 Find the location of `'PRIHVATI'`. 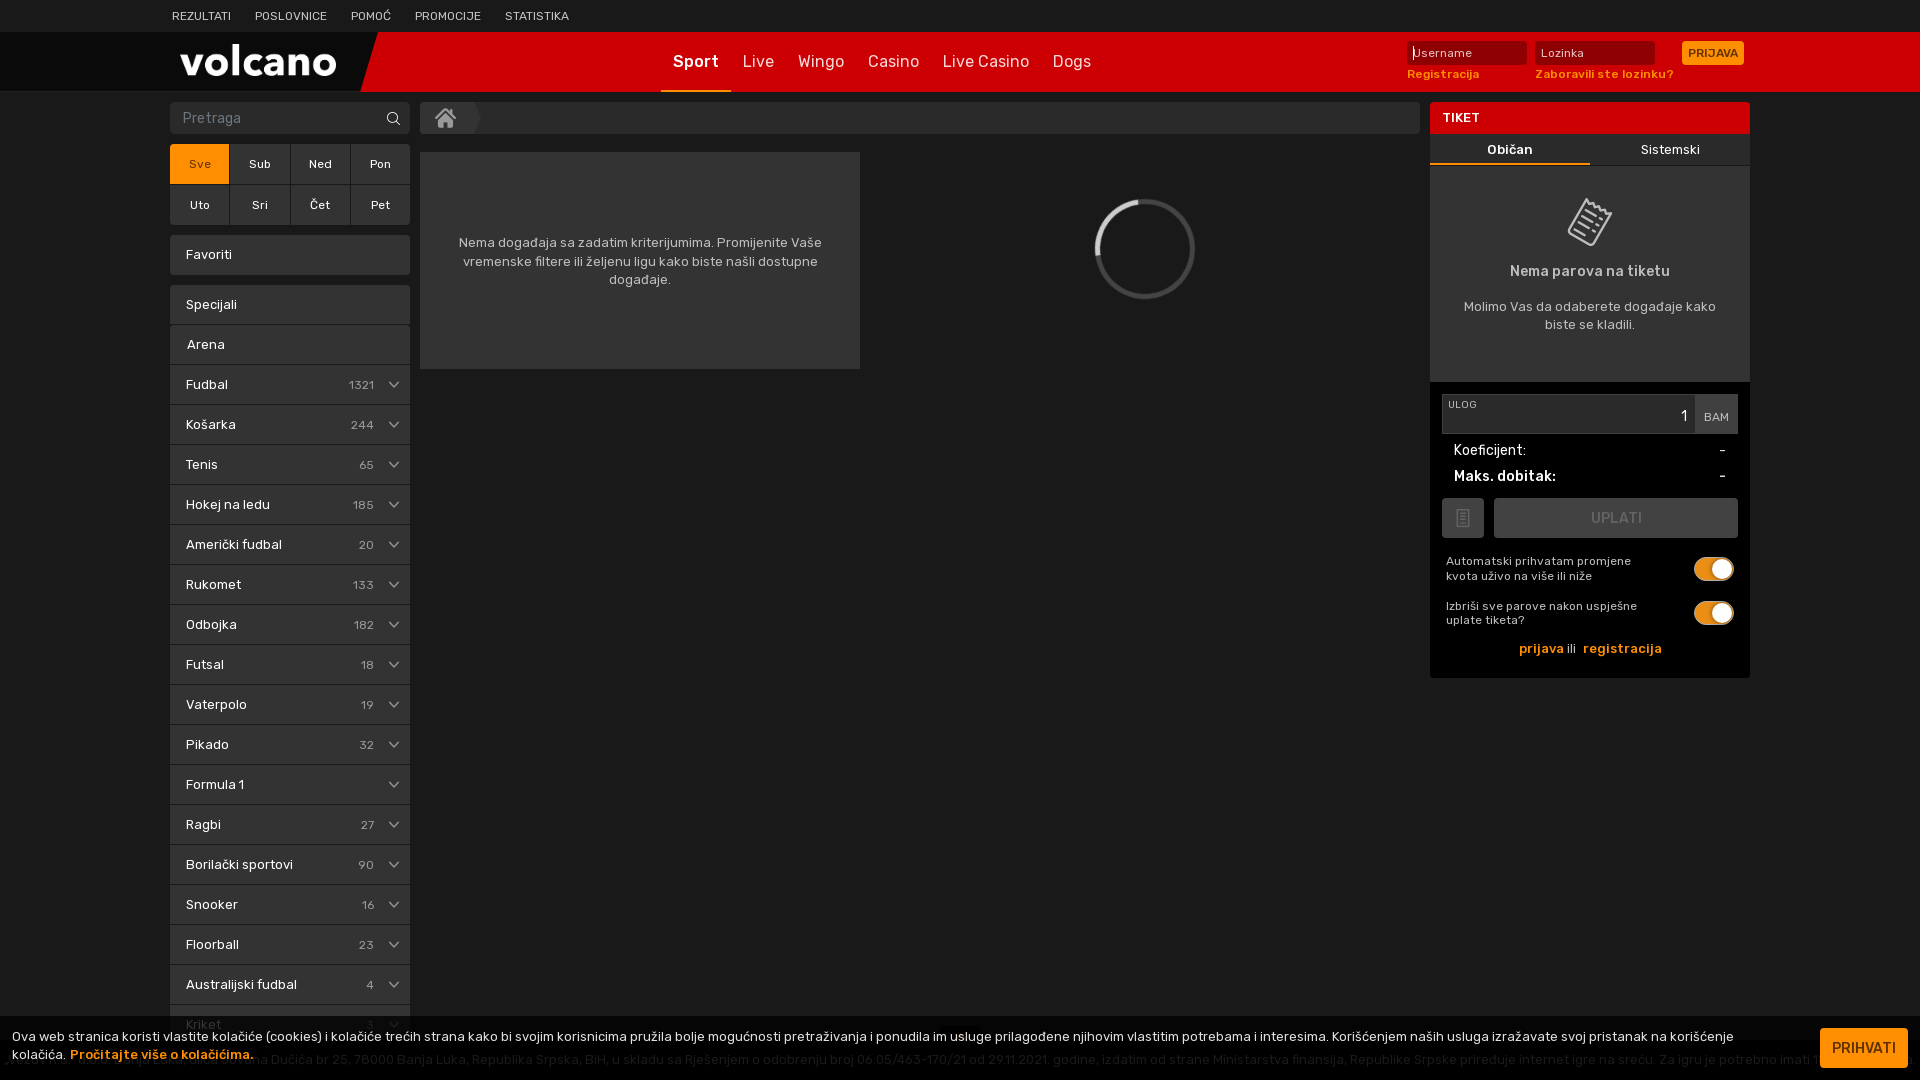

'PRIHVATI' is located at coordinates (1862, 1047).